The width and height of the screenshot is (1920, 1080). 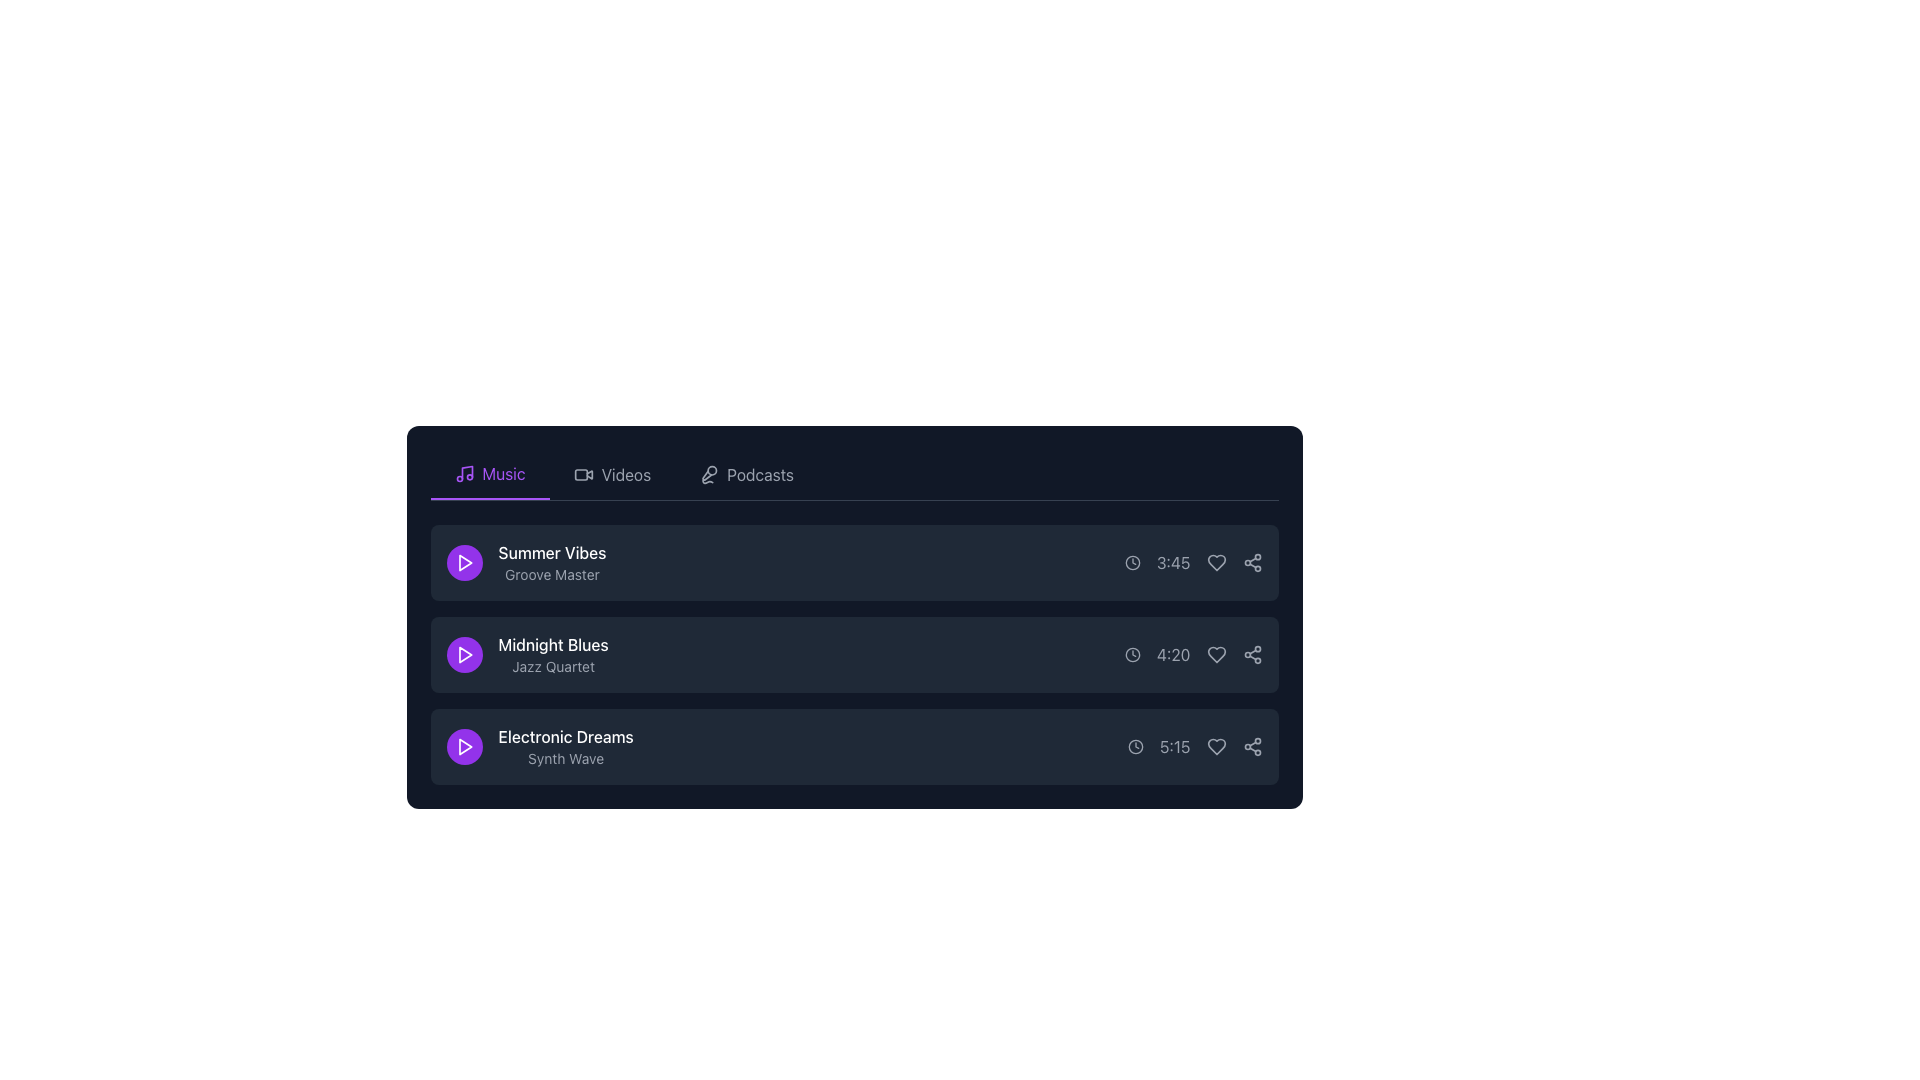 What do you see at coordinates (1215, 563) in the screenshot?
I see `the heart-shaped icon button located in the topmost content row under the 'Music' tab` at bounding box center [1215, 563].